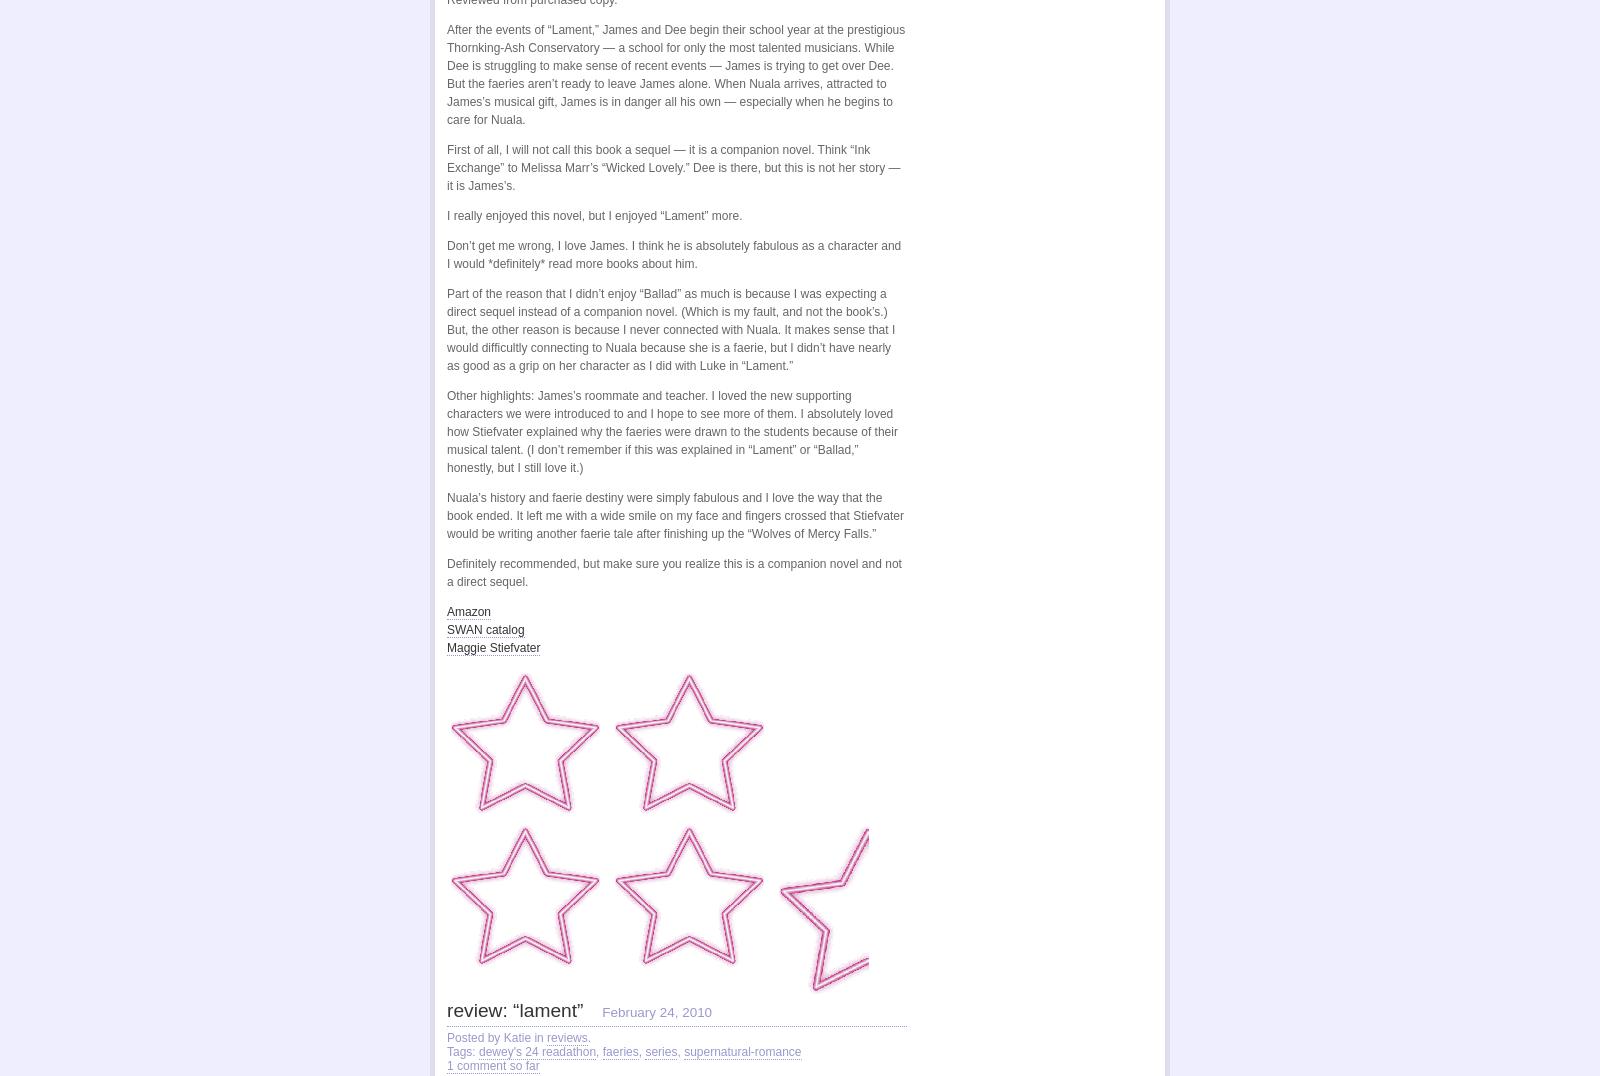  I want to click on 'supernatural-romance', so click(684, 1049).